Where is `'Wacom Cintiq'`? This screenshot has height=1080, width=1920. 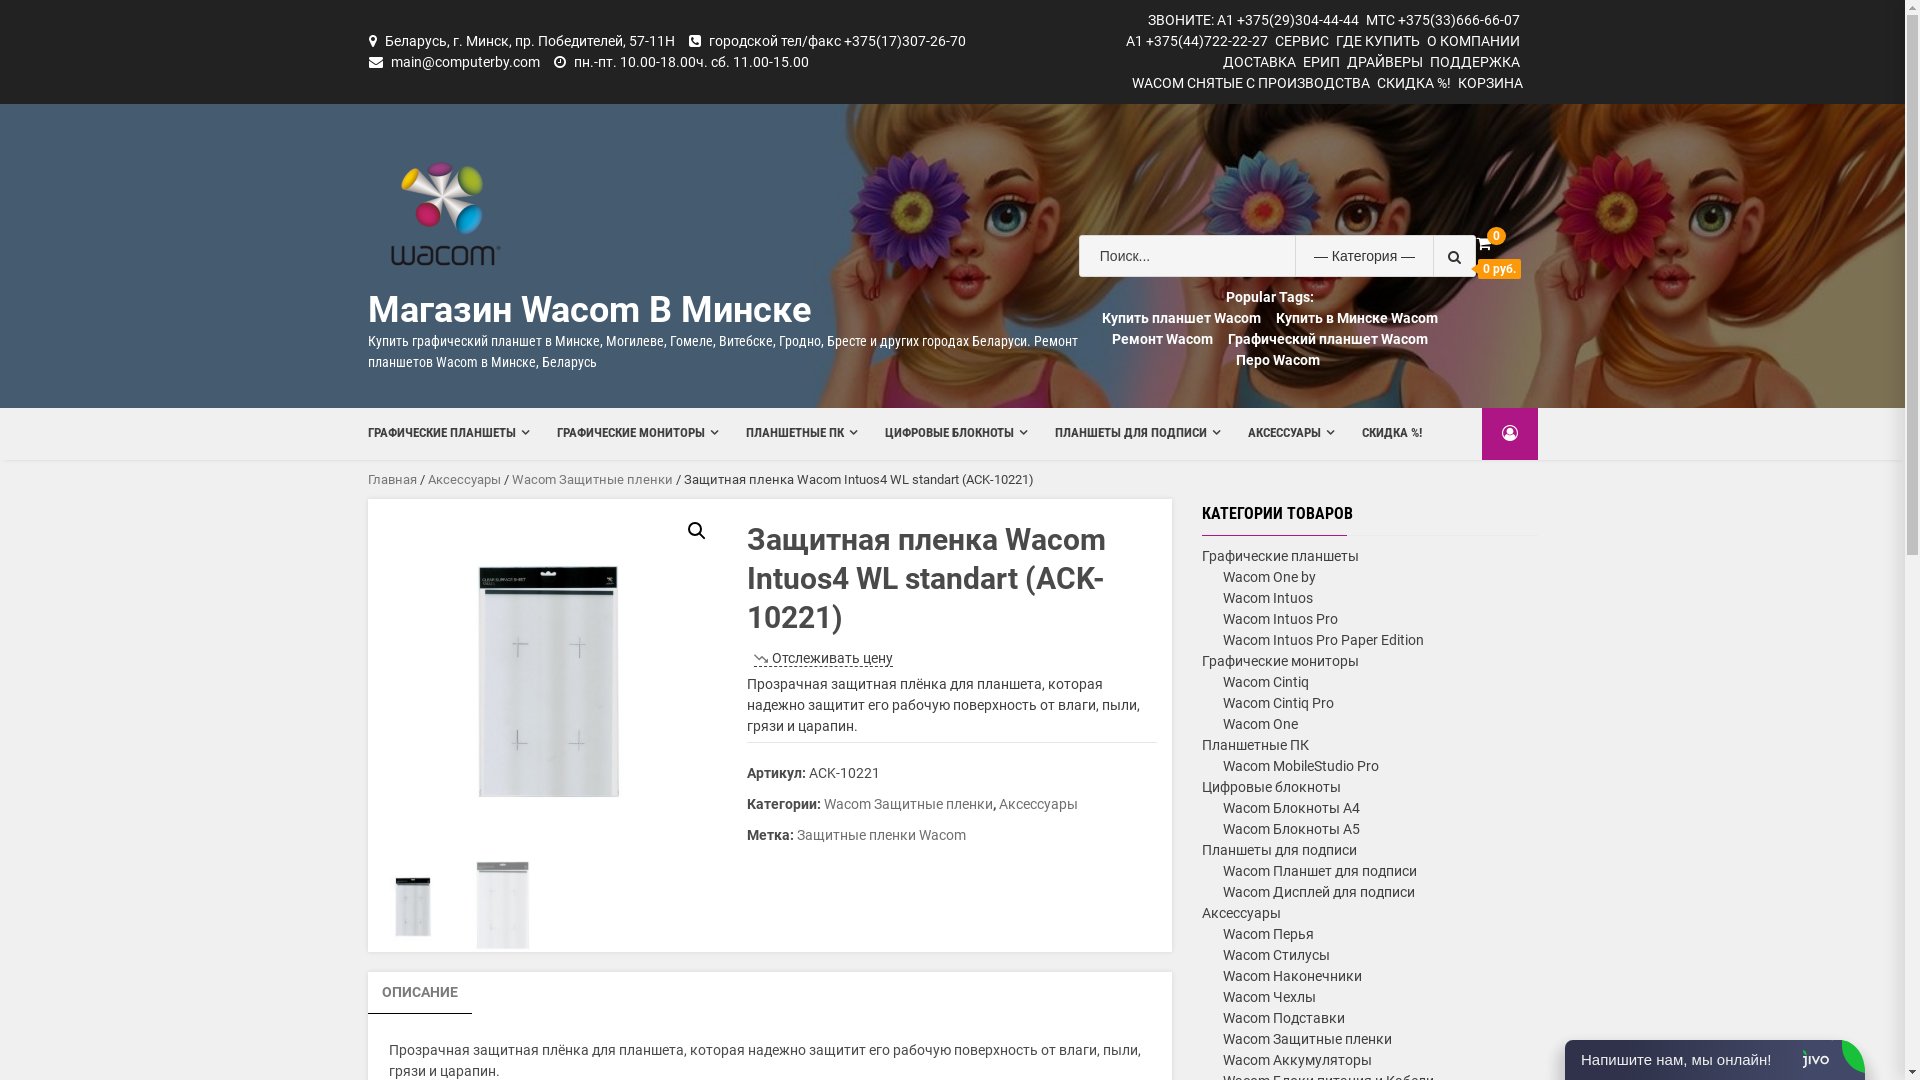 'Wacom Cintiq' is located at coordinates (1264, 681).